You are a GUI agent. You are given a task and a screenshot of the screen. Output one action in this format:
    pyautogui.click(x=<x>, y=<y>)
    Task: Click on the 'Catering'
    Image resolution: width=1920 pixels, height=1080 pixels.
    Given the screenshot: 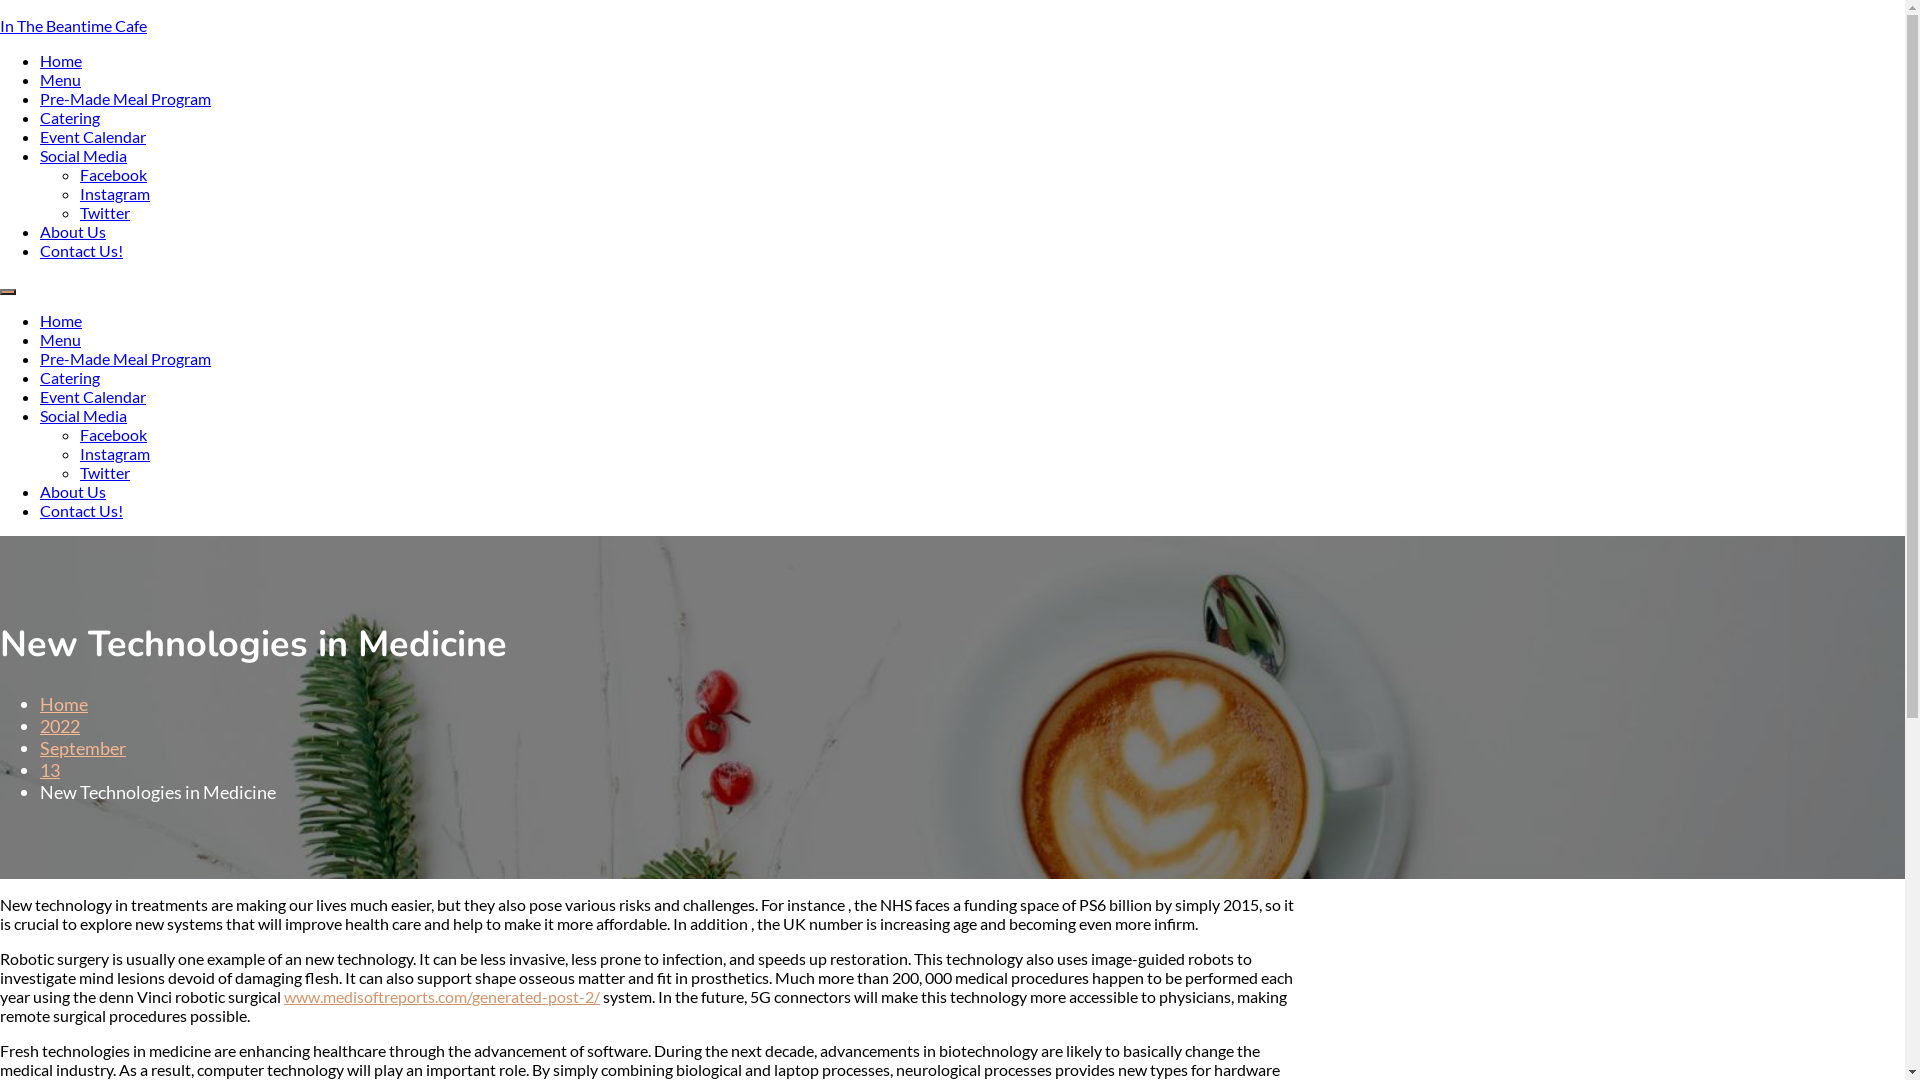 What is the action you would take?
    pyautogui.click(x=39, y=377)
    